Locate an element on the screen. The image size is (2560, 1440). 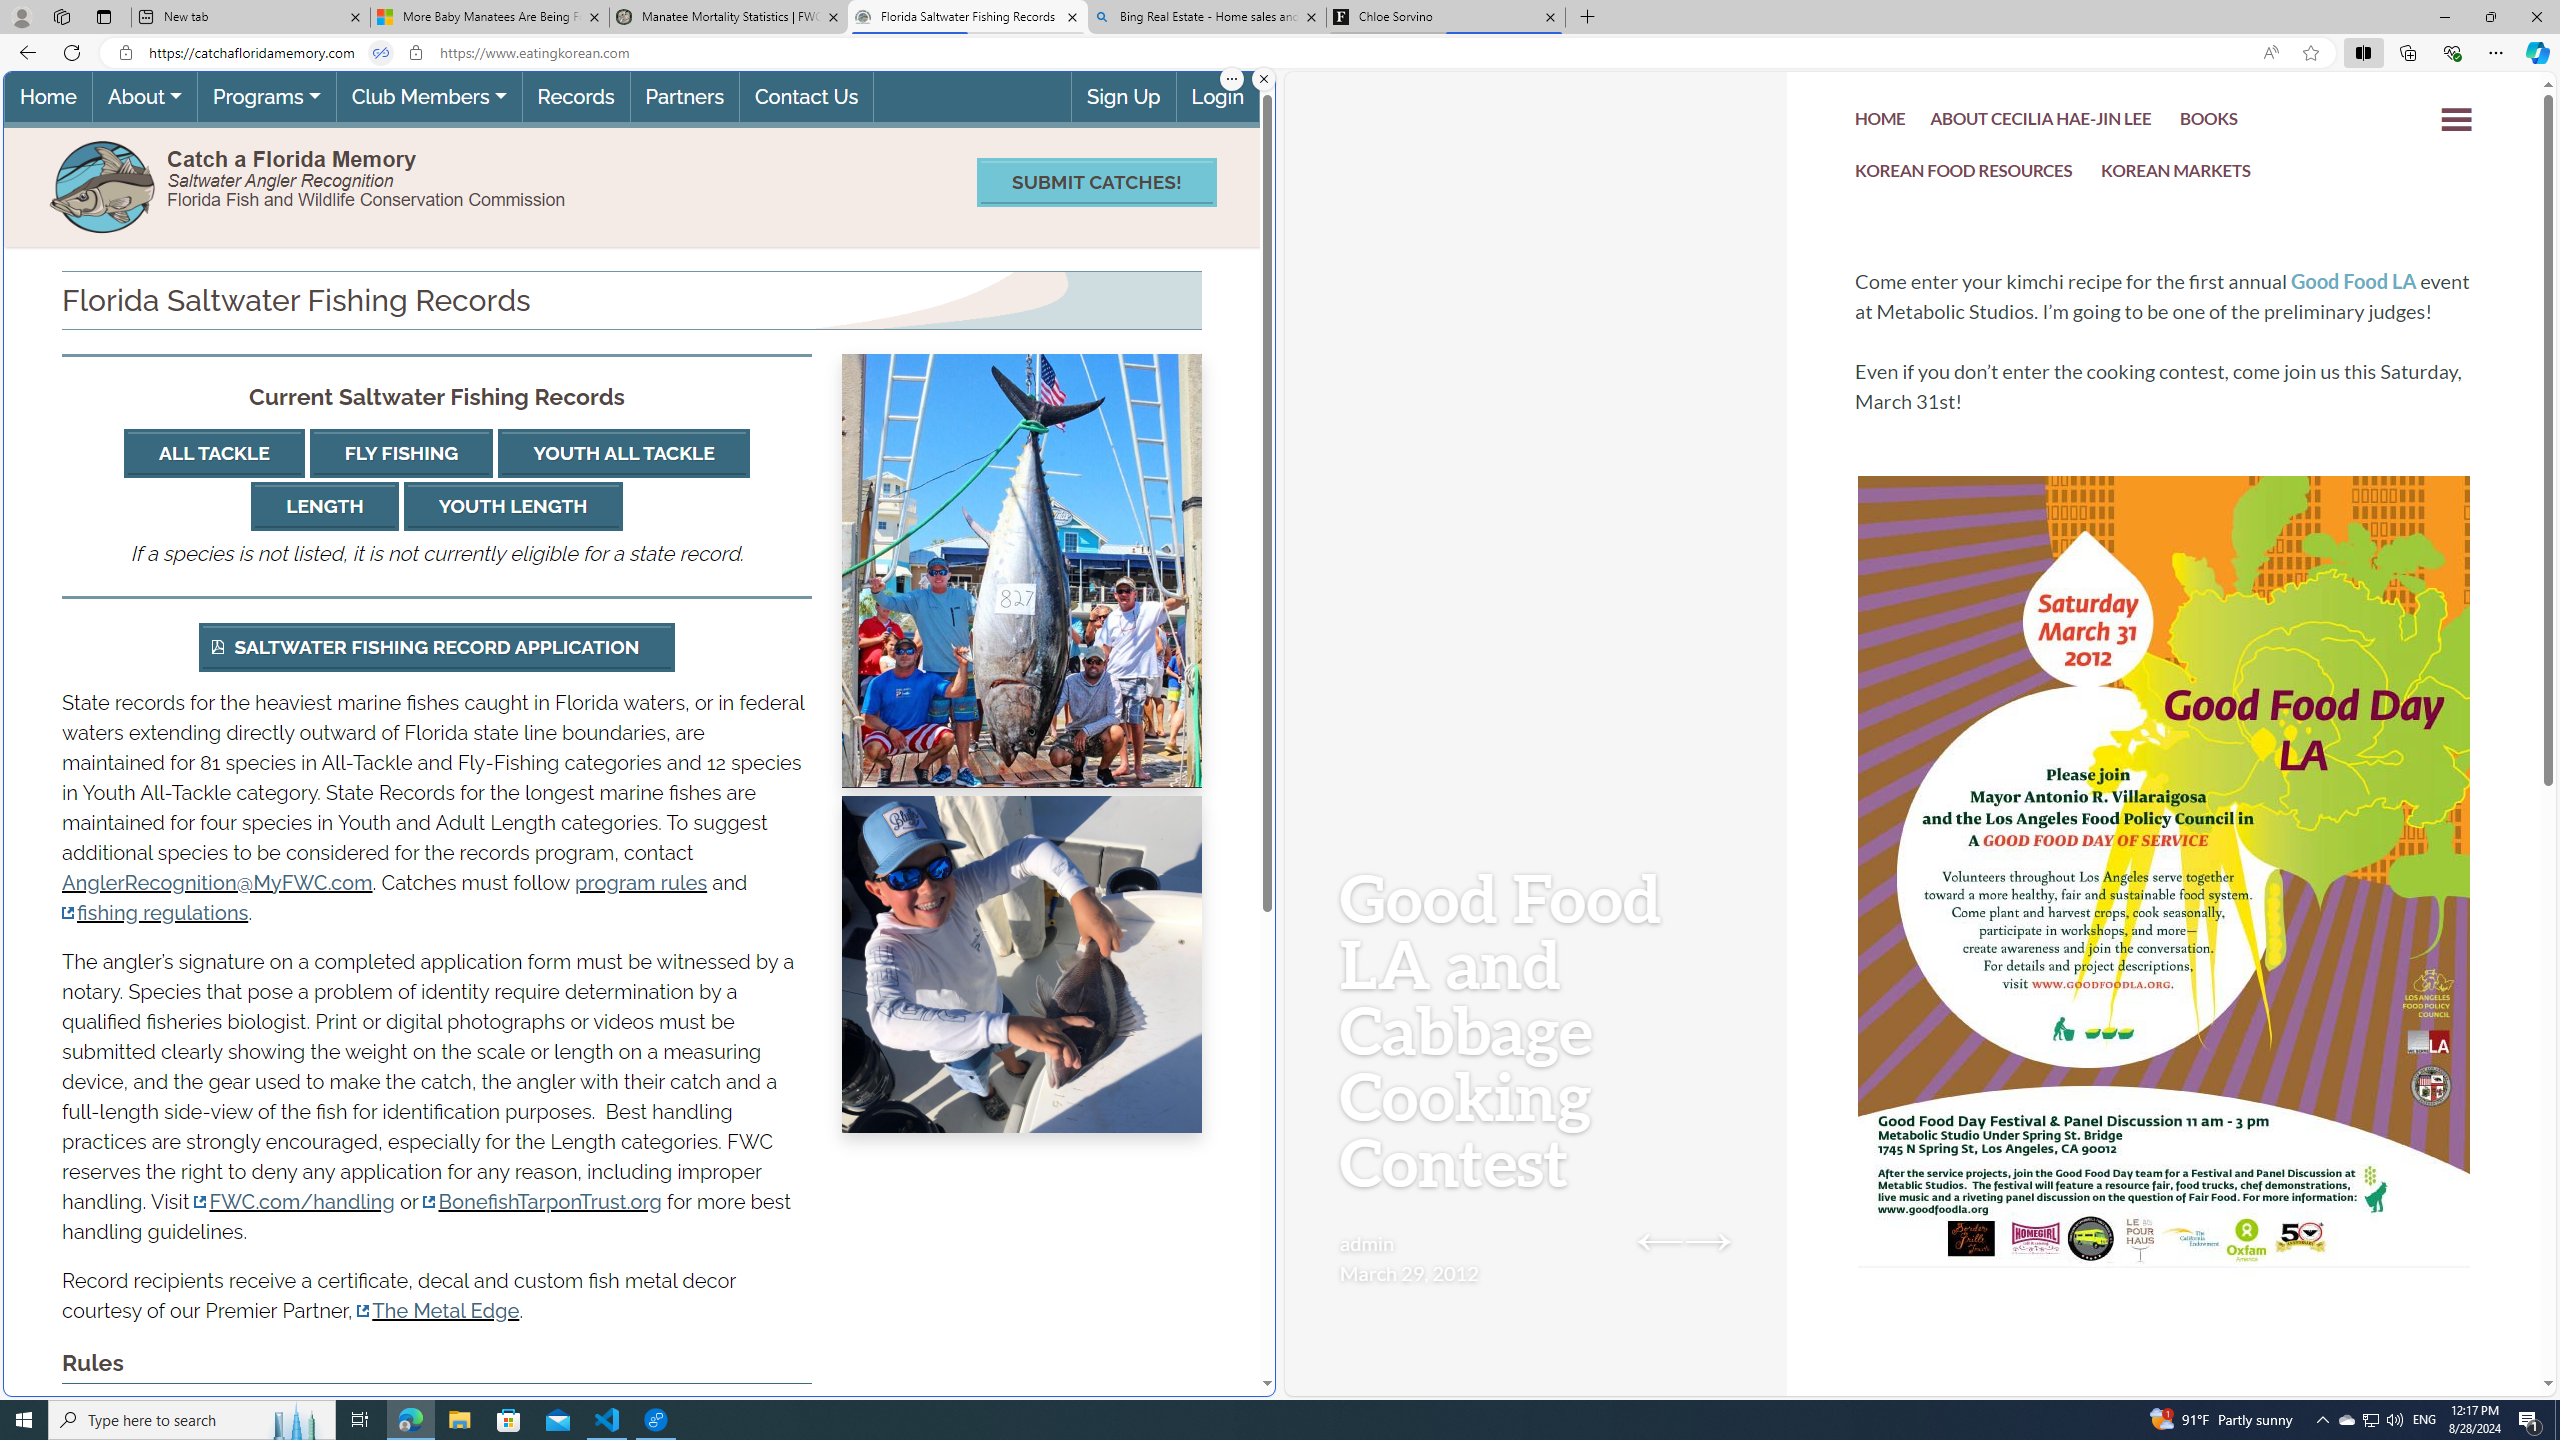
'good food la poster' is located at coordinates (2164, 932).